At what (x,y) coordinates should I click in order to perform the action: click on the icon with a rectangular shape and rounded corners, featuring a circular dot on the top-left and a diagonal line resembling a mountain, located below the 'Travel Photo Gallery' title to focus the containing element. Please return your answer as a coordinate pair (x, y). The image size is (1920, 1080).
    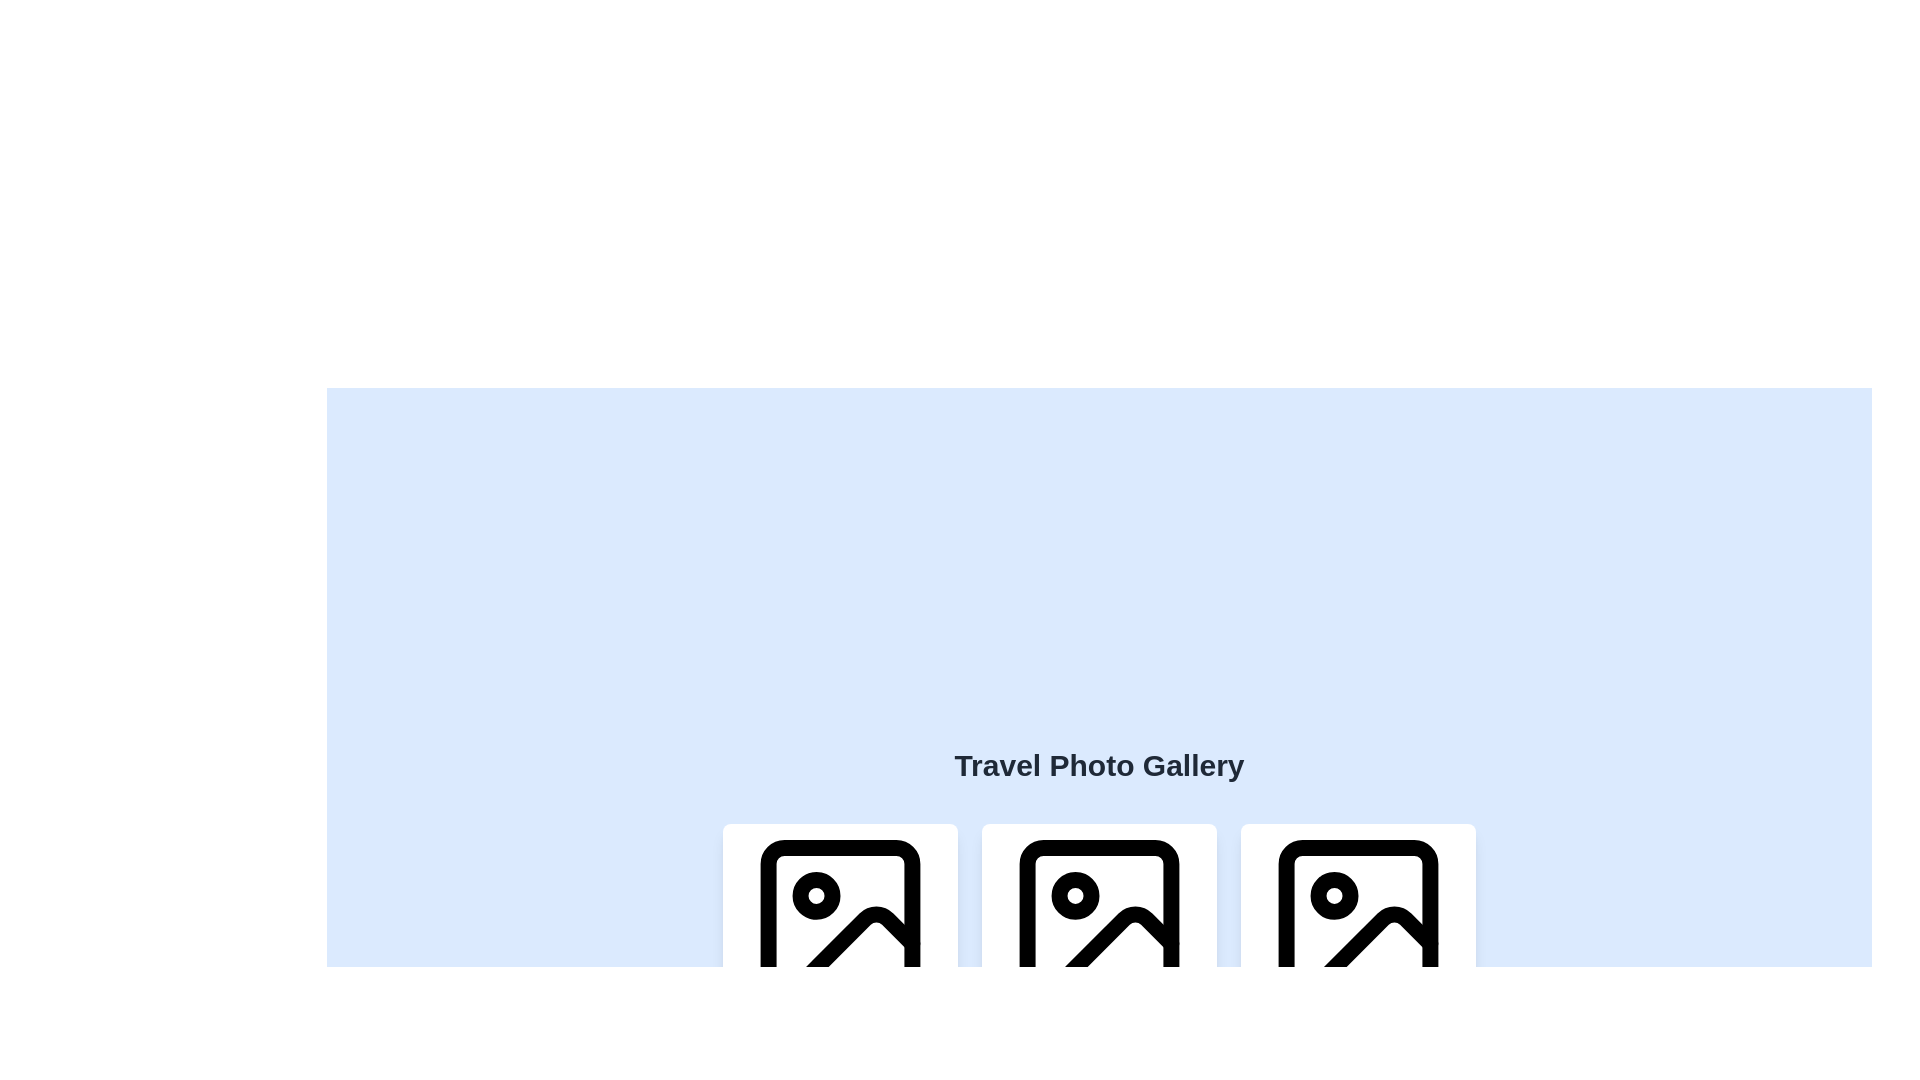
    Looking at the image, I should click on (1098, 920).